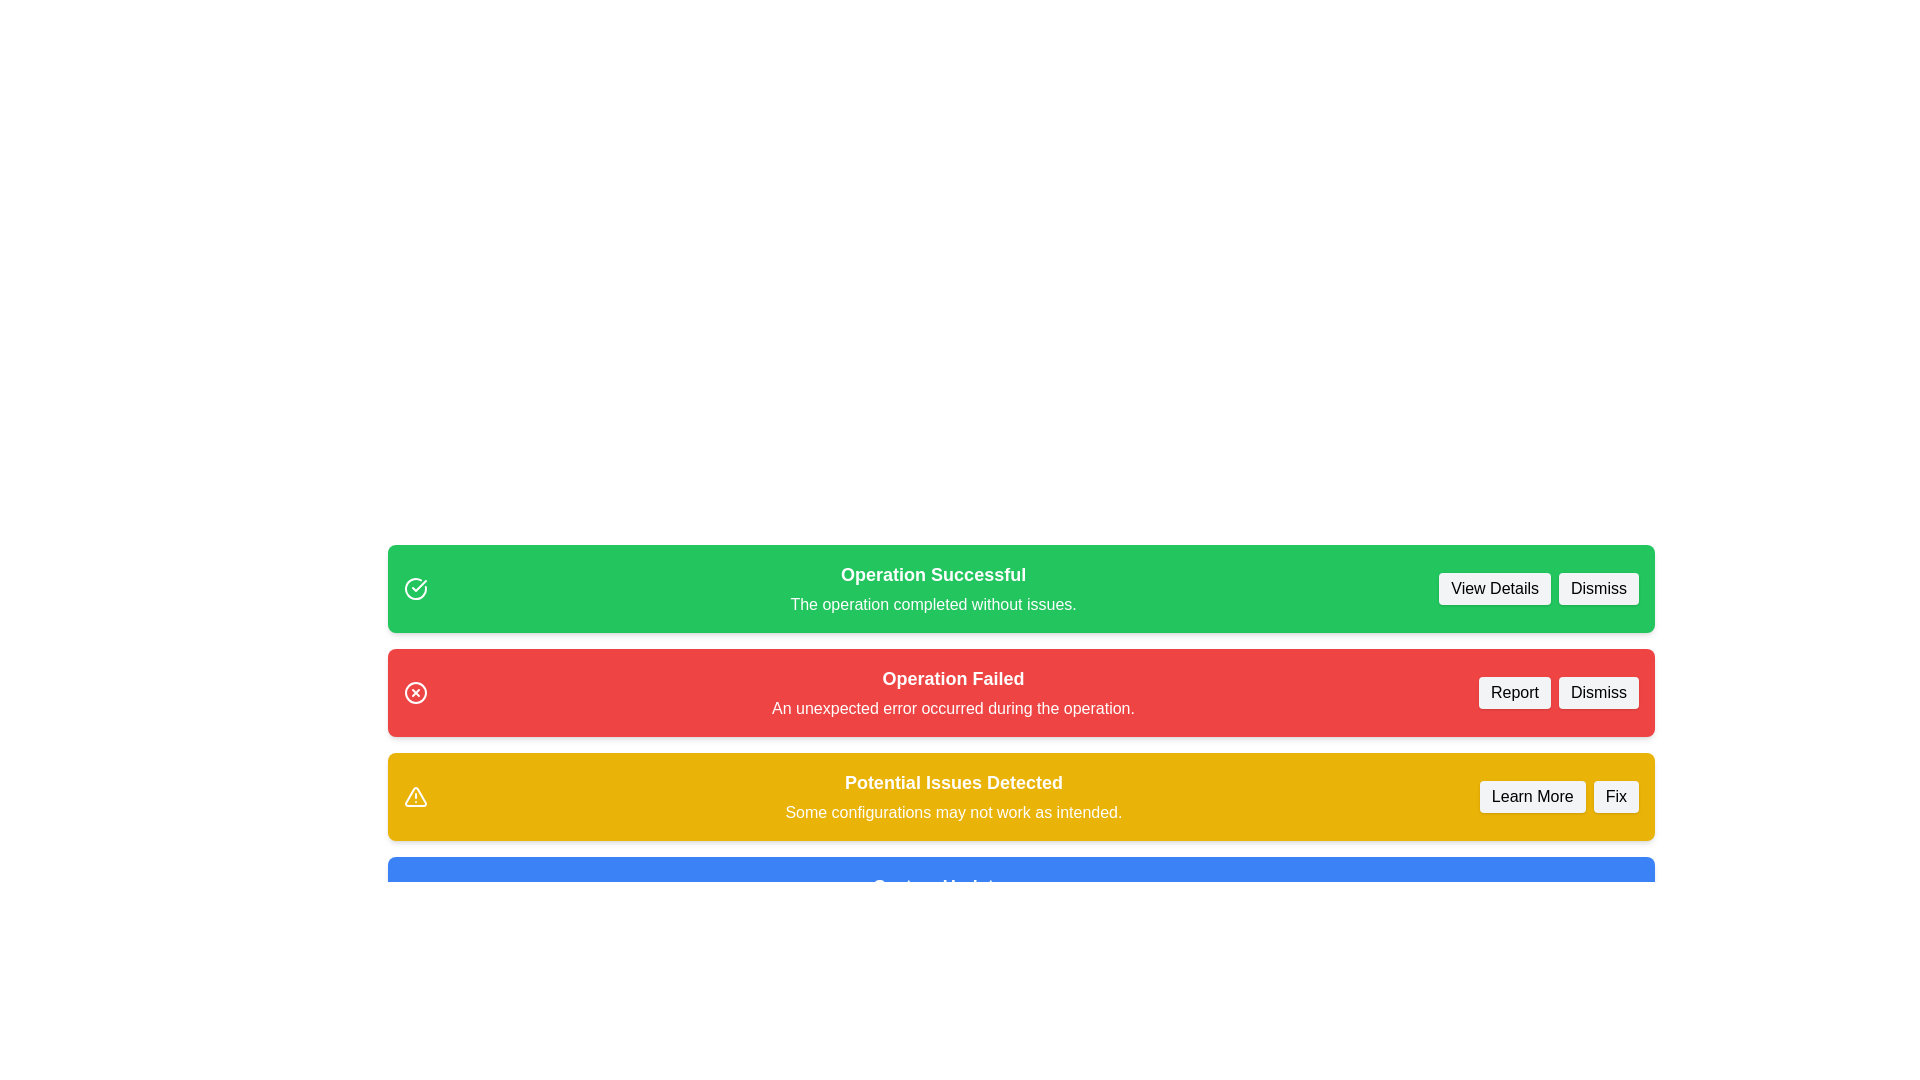 The width and height of the screenshot is (1920, 1080). What do you see at coordinates (1515, 692) in the screenshot?
I see `the 'Report' button, which is a rounded rectangular button with a light gray background and black text, located in the second row of the notification panel` at bounding box center [1515, 692].